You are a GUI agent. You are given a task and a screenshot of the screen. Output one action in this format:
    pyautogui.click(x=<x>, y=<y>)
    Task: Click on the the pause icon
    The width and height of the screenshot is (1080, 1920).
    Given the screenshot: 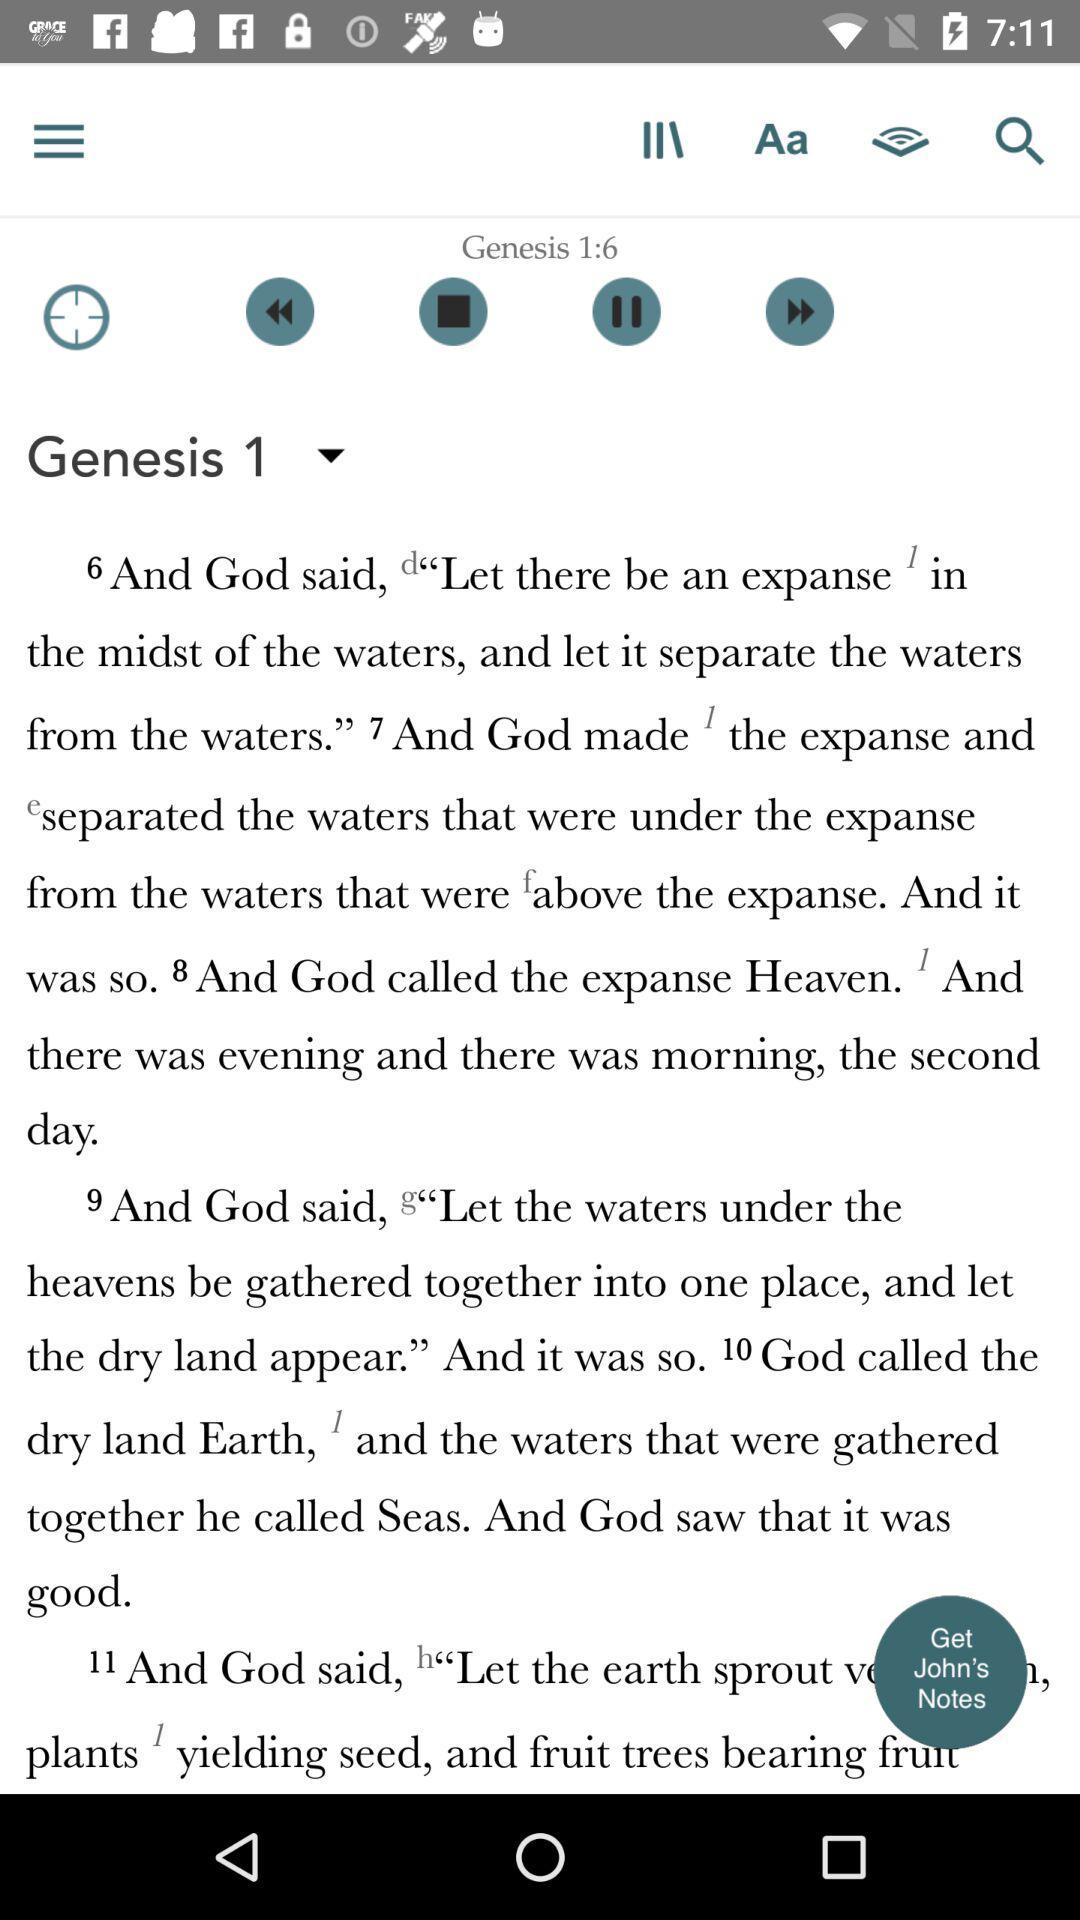 What is the action you would take?
    pyautogui.click(x=625, y=310)
    